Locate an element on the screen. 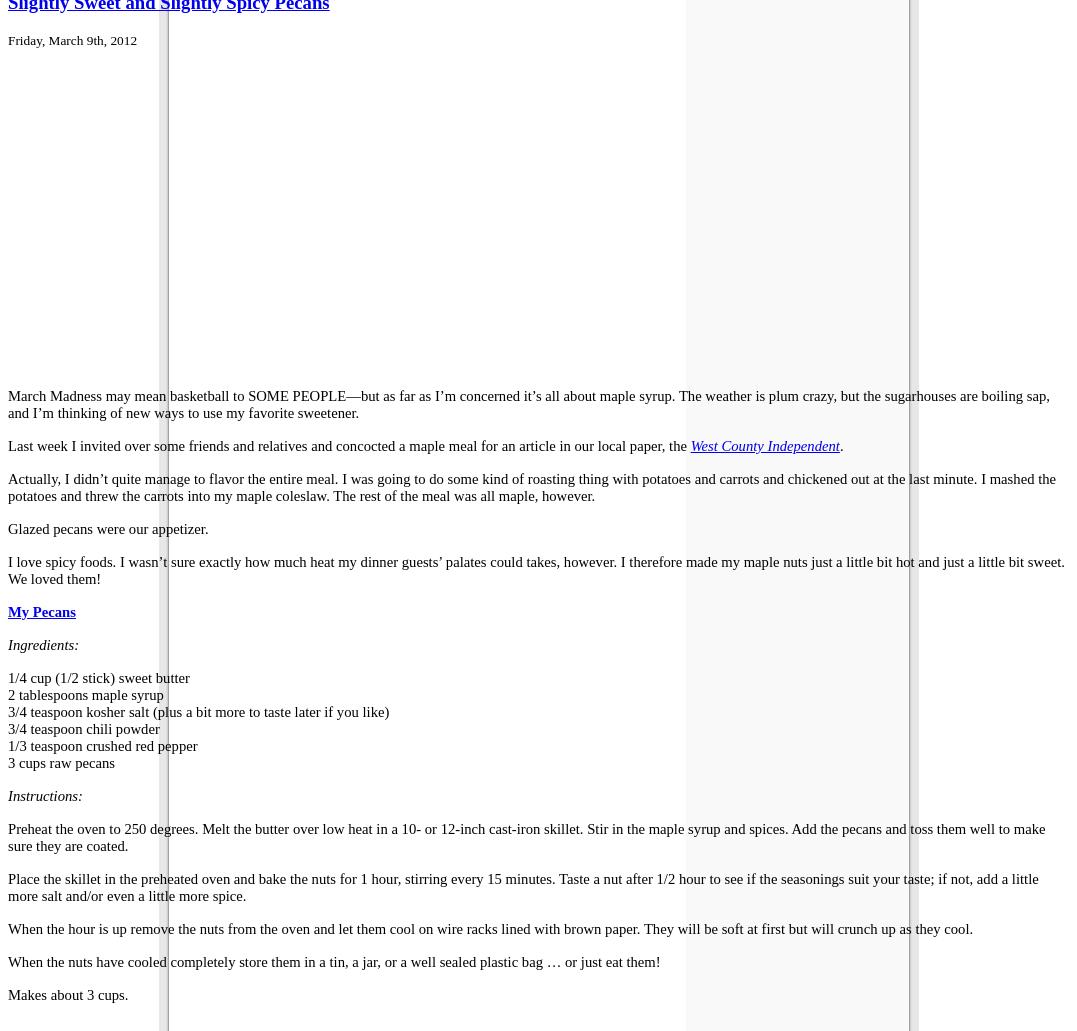 The height and width of the screenshot is (1031, 1077). 'Last week I invited over some friends and relatives and concocted a maple meal for an article in our local paper, the' is located at coordinates (347, 444).